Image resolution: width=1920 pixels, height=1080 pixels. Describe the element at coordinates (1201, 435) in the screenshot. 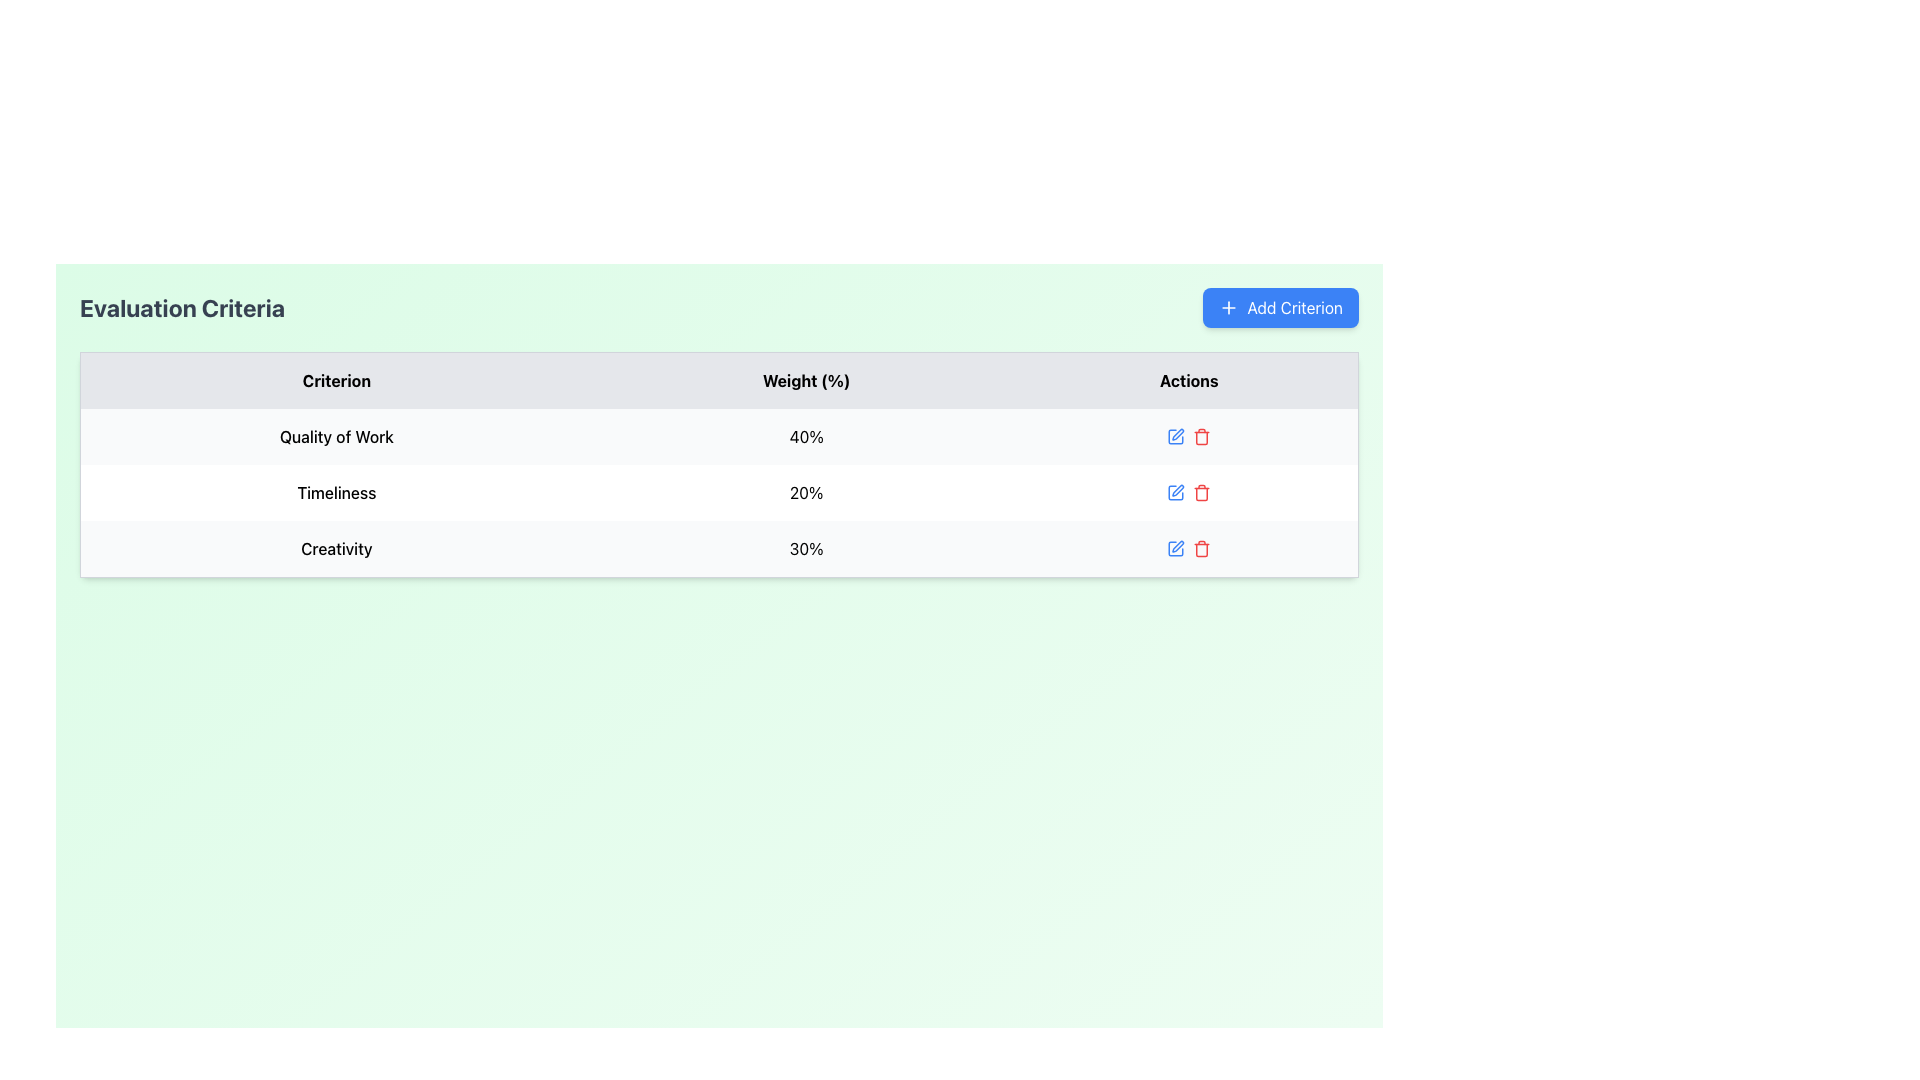

I see `the red trash can icon button in the 'Actions' column for the 'Quality of Work' row` at that location.